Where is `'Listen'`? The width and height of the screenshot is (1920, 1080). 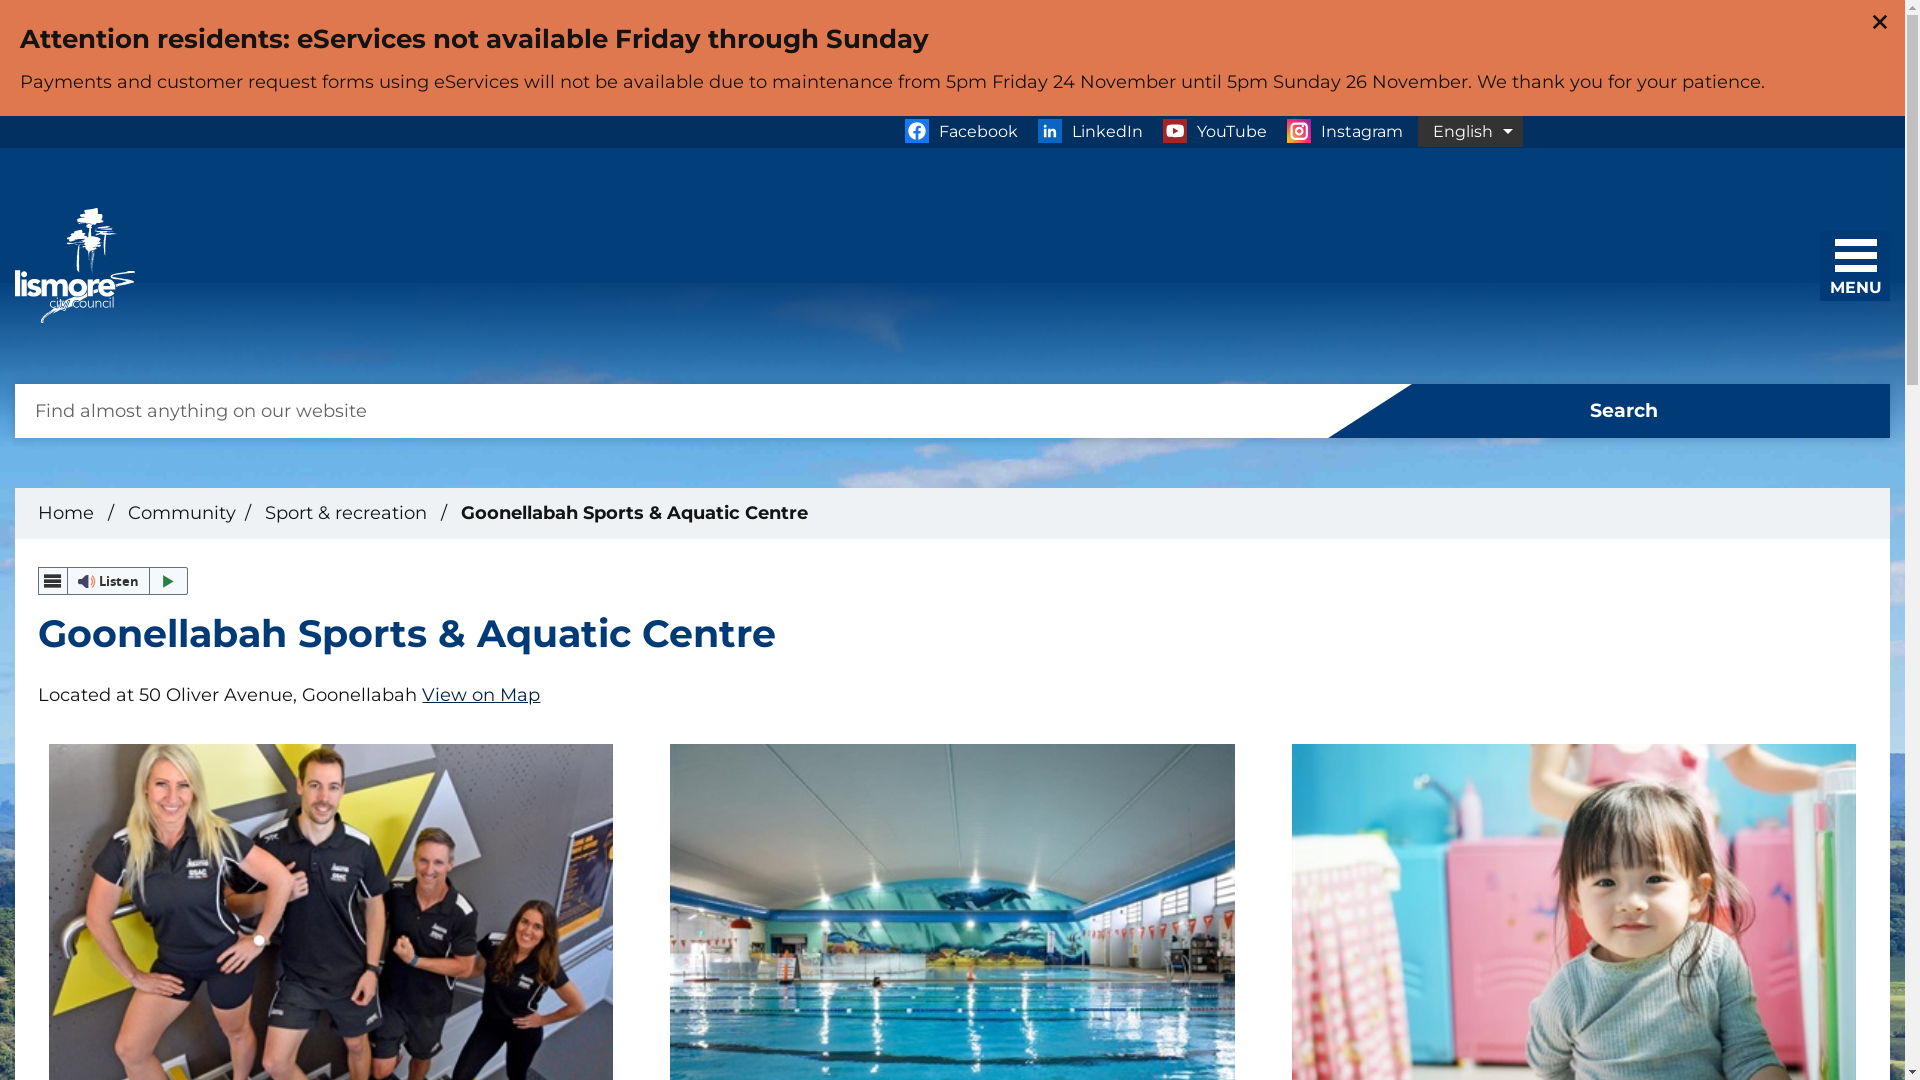 'Listen' is located at coordinates (112, 581).